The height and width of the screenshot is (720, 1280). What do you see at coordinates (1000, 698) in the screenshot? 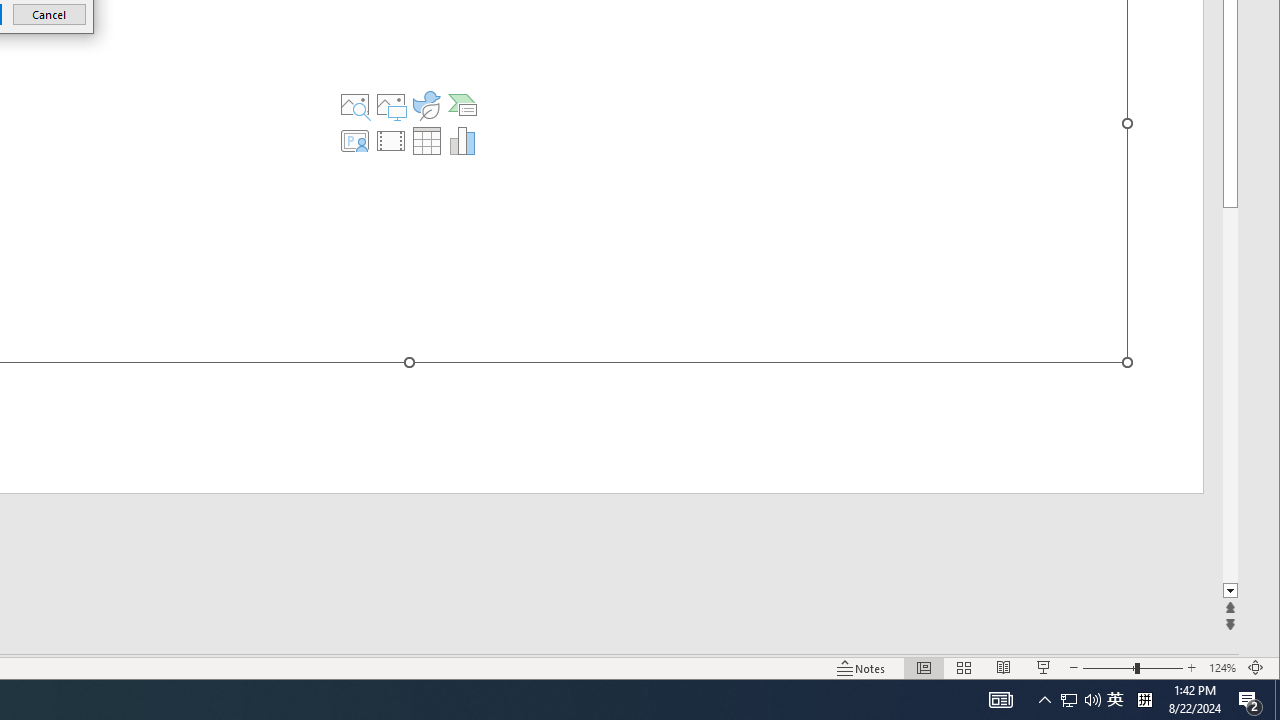
I see `'AutomationID: 4105'` at bounding box center [1000, 698].